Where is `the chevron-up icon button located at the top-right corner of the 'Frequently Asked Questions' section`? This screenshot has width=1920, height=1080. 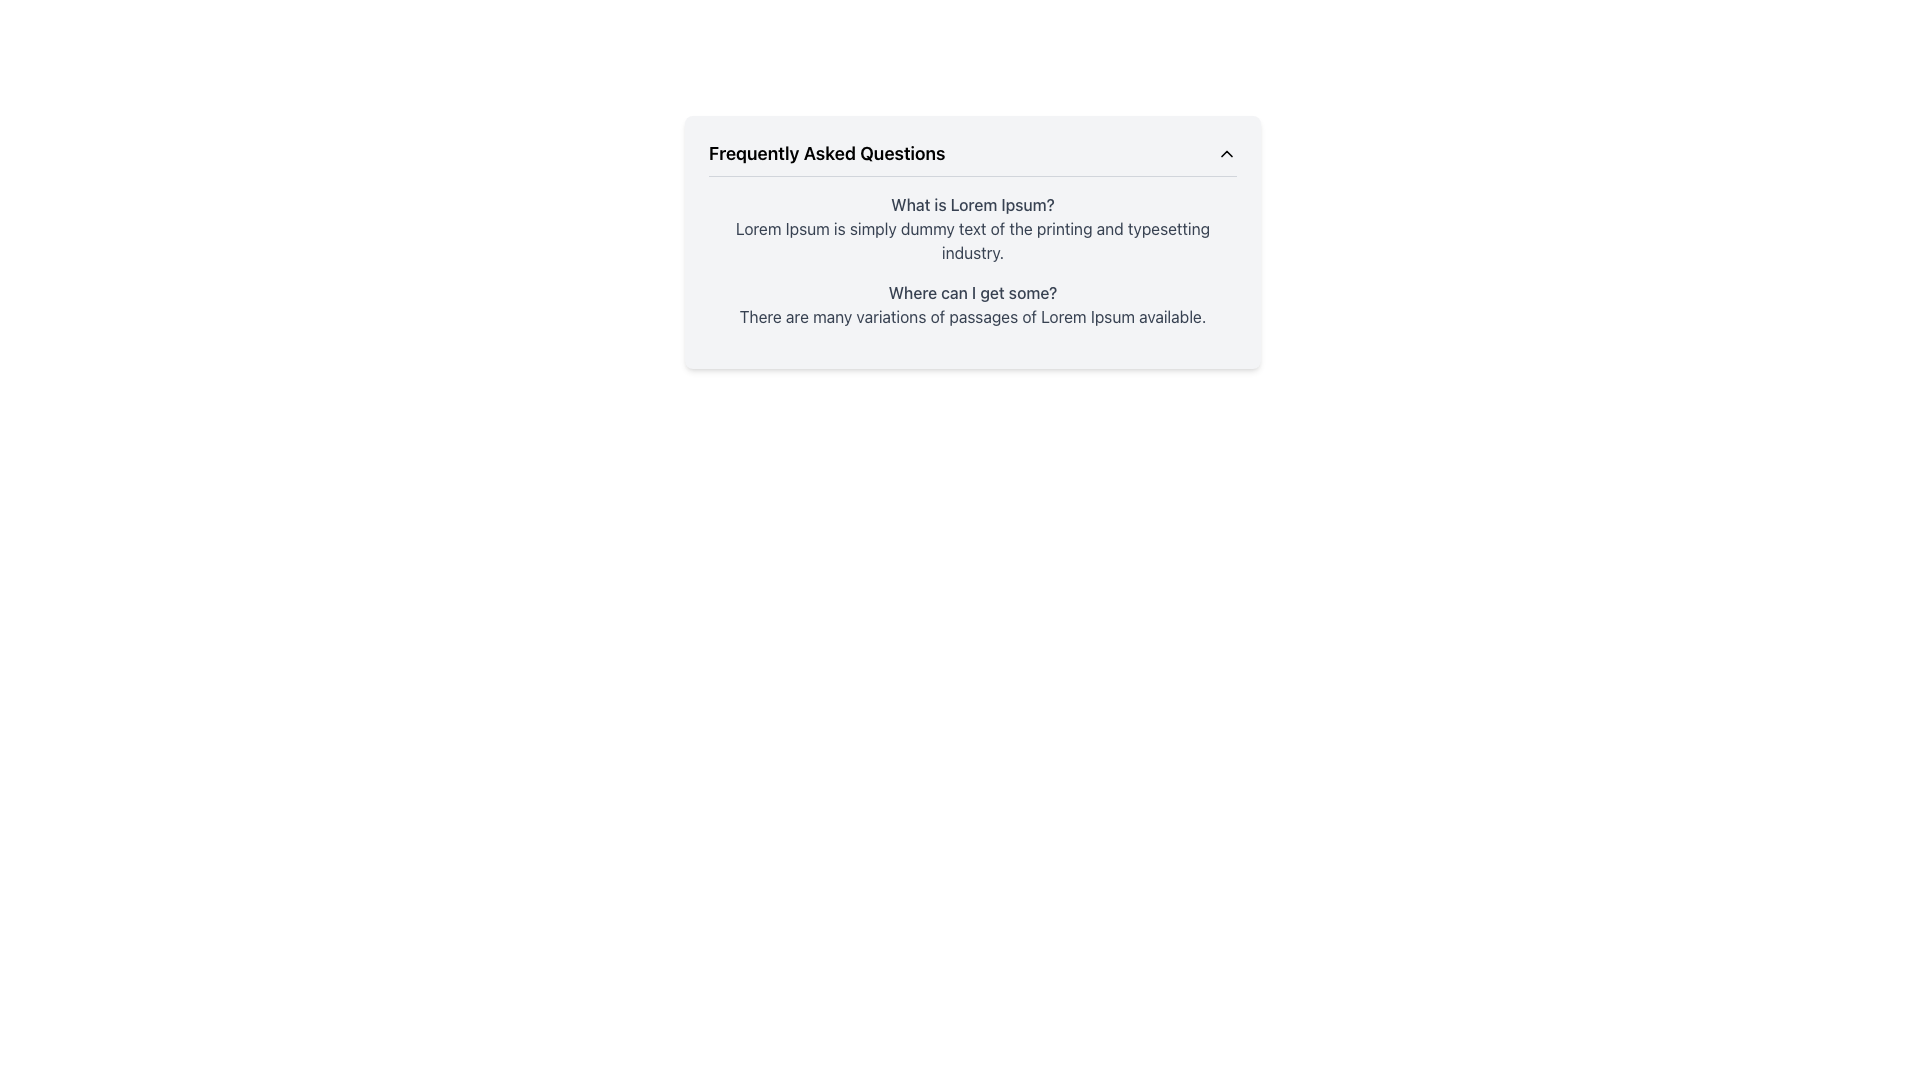 the chevron-up icon button located at the top-right corner of the 'Frequently Asked Questions' section is located at coordinates (1226, 153).